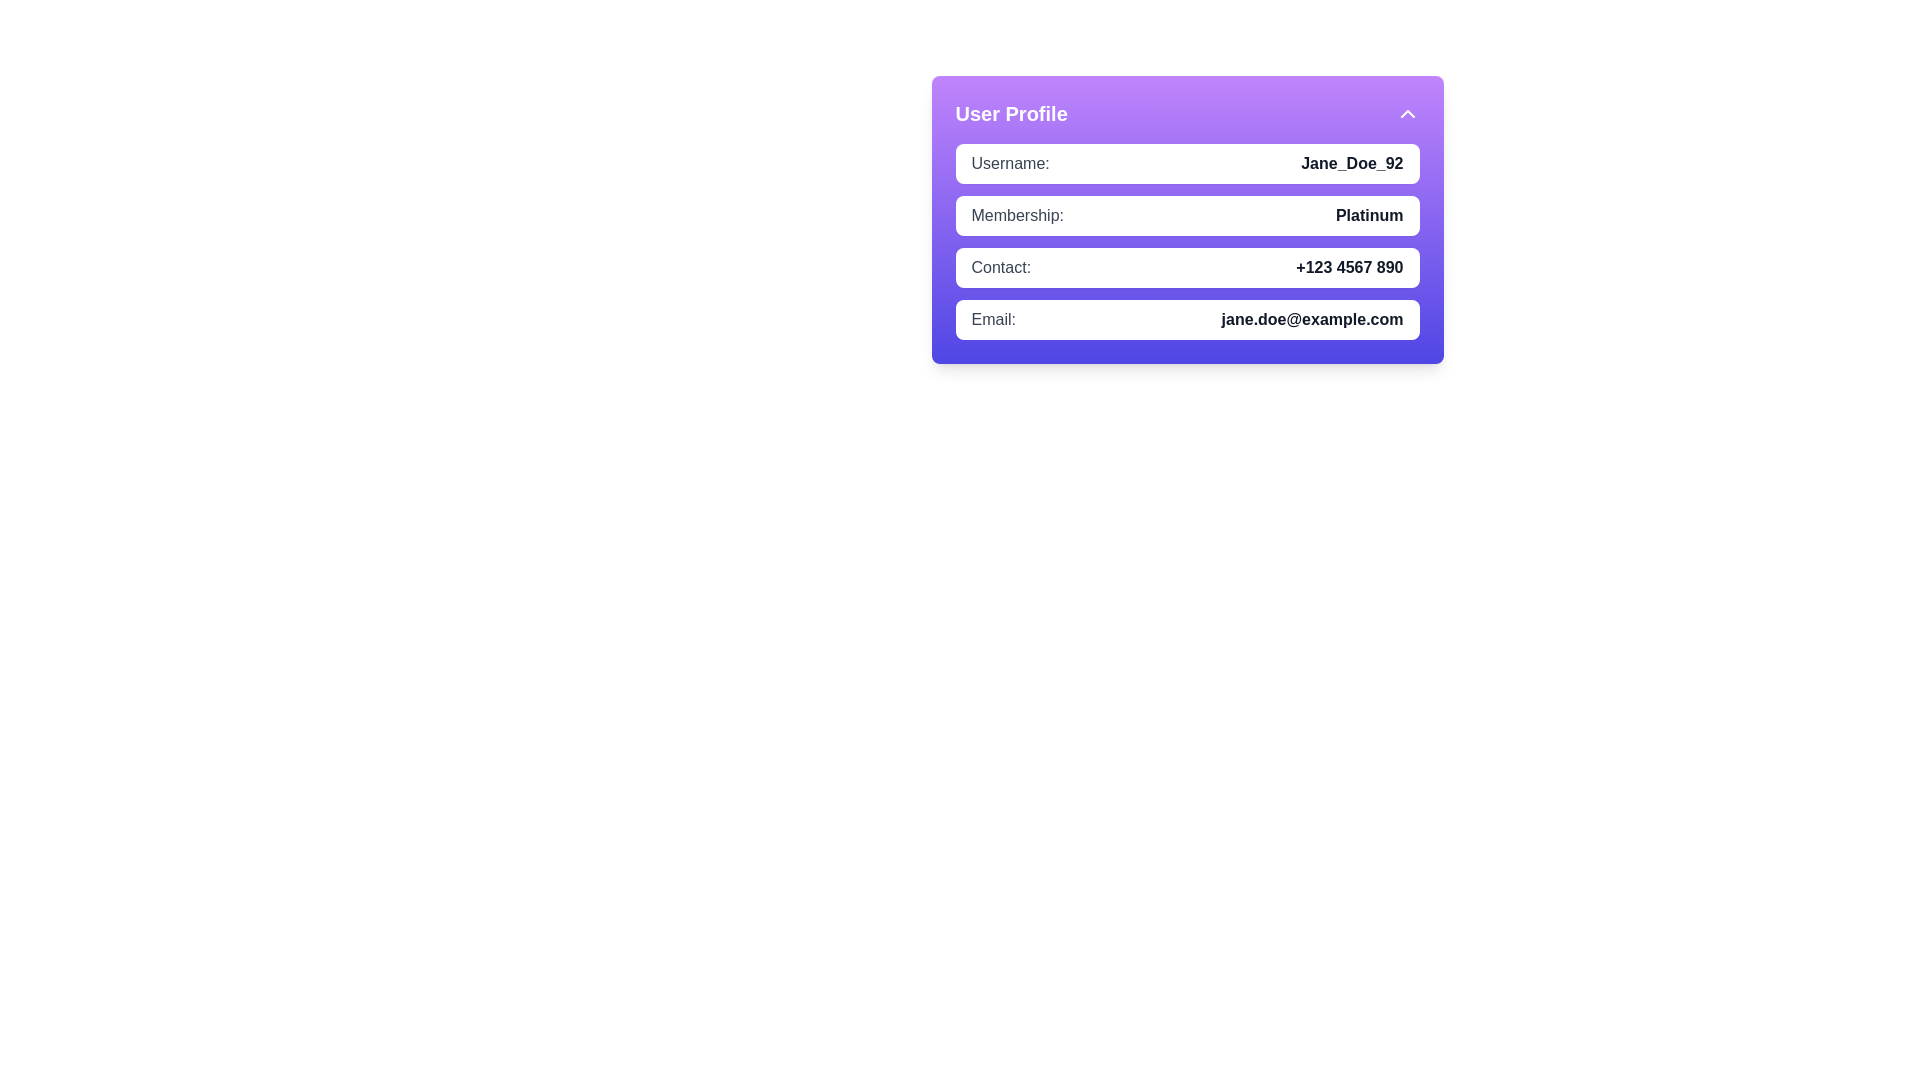 The width and height of the screenshot is (1920, 1080). What do you see at coordinates (993, 319) in the screenshot?
I see `the text label located in the lower section of the user profile card, which clarifies the adjacent email information on its right` at bounding box center [993, 319].